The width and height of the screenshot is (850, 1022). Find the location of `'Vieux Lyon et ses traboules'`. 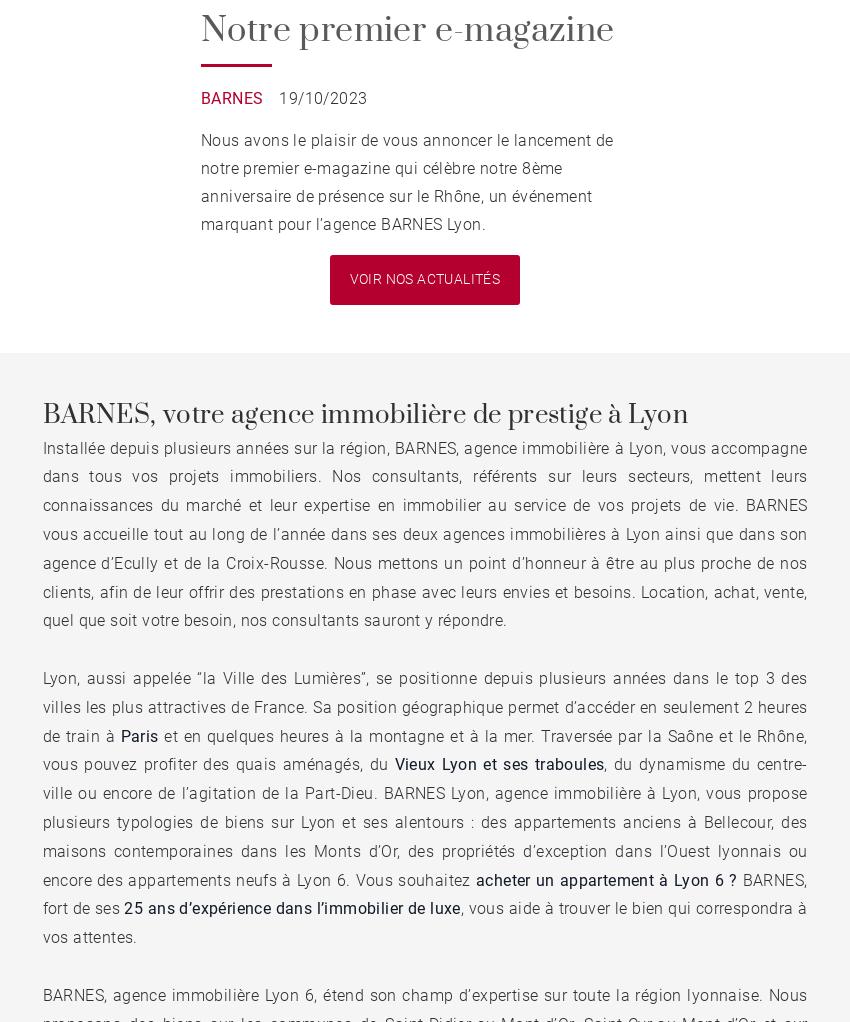

'Vieux Lyon et ses traboules' is located at coordinates (499, 763).